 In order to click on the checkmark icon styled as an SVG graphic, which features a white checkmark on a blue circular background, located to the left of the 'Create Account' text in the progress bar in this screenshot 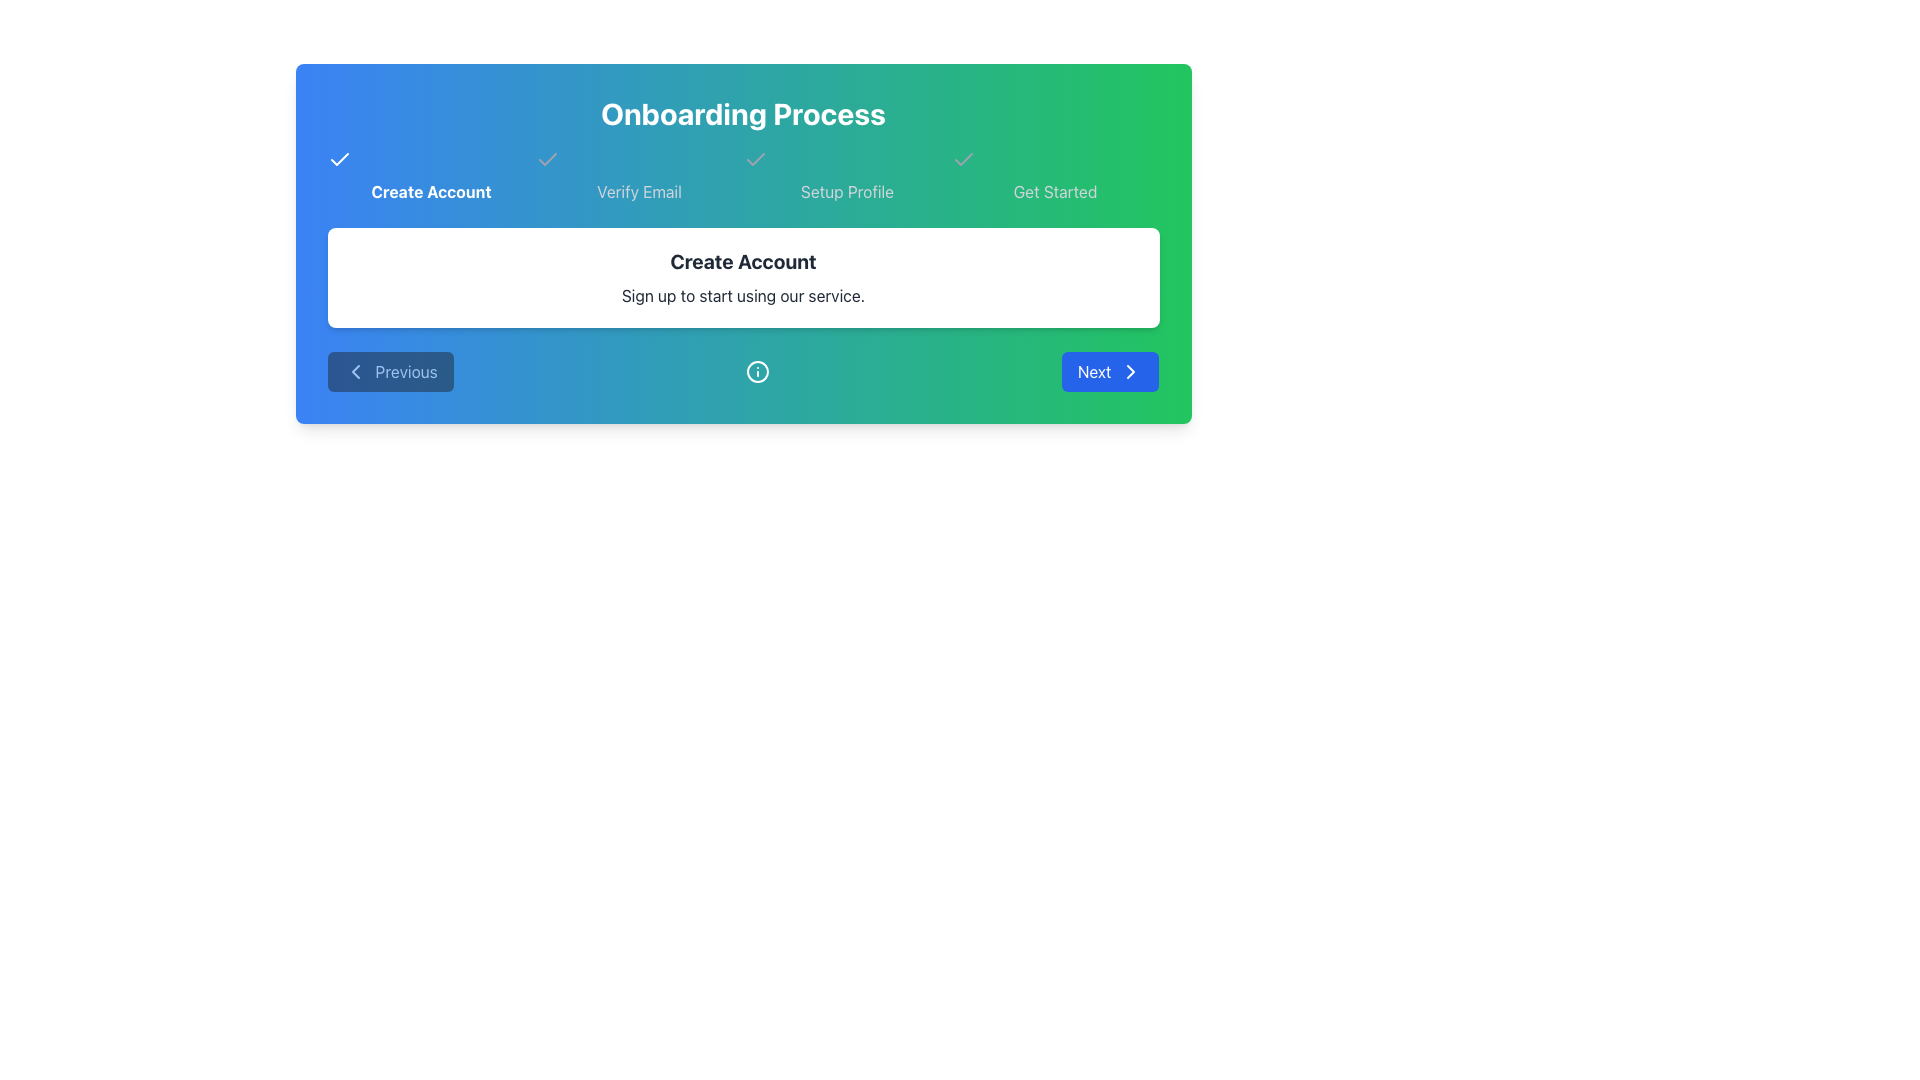, I will do `click(339, 158)`.